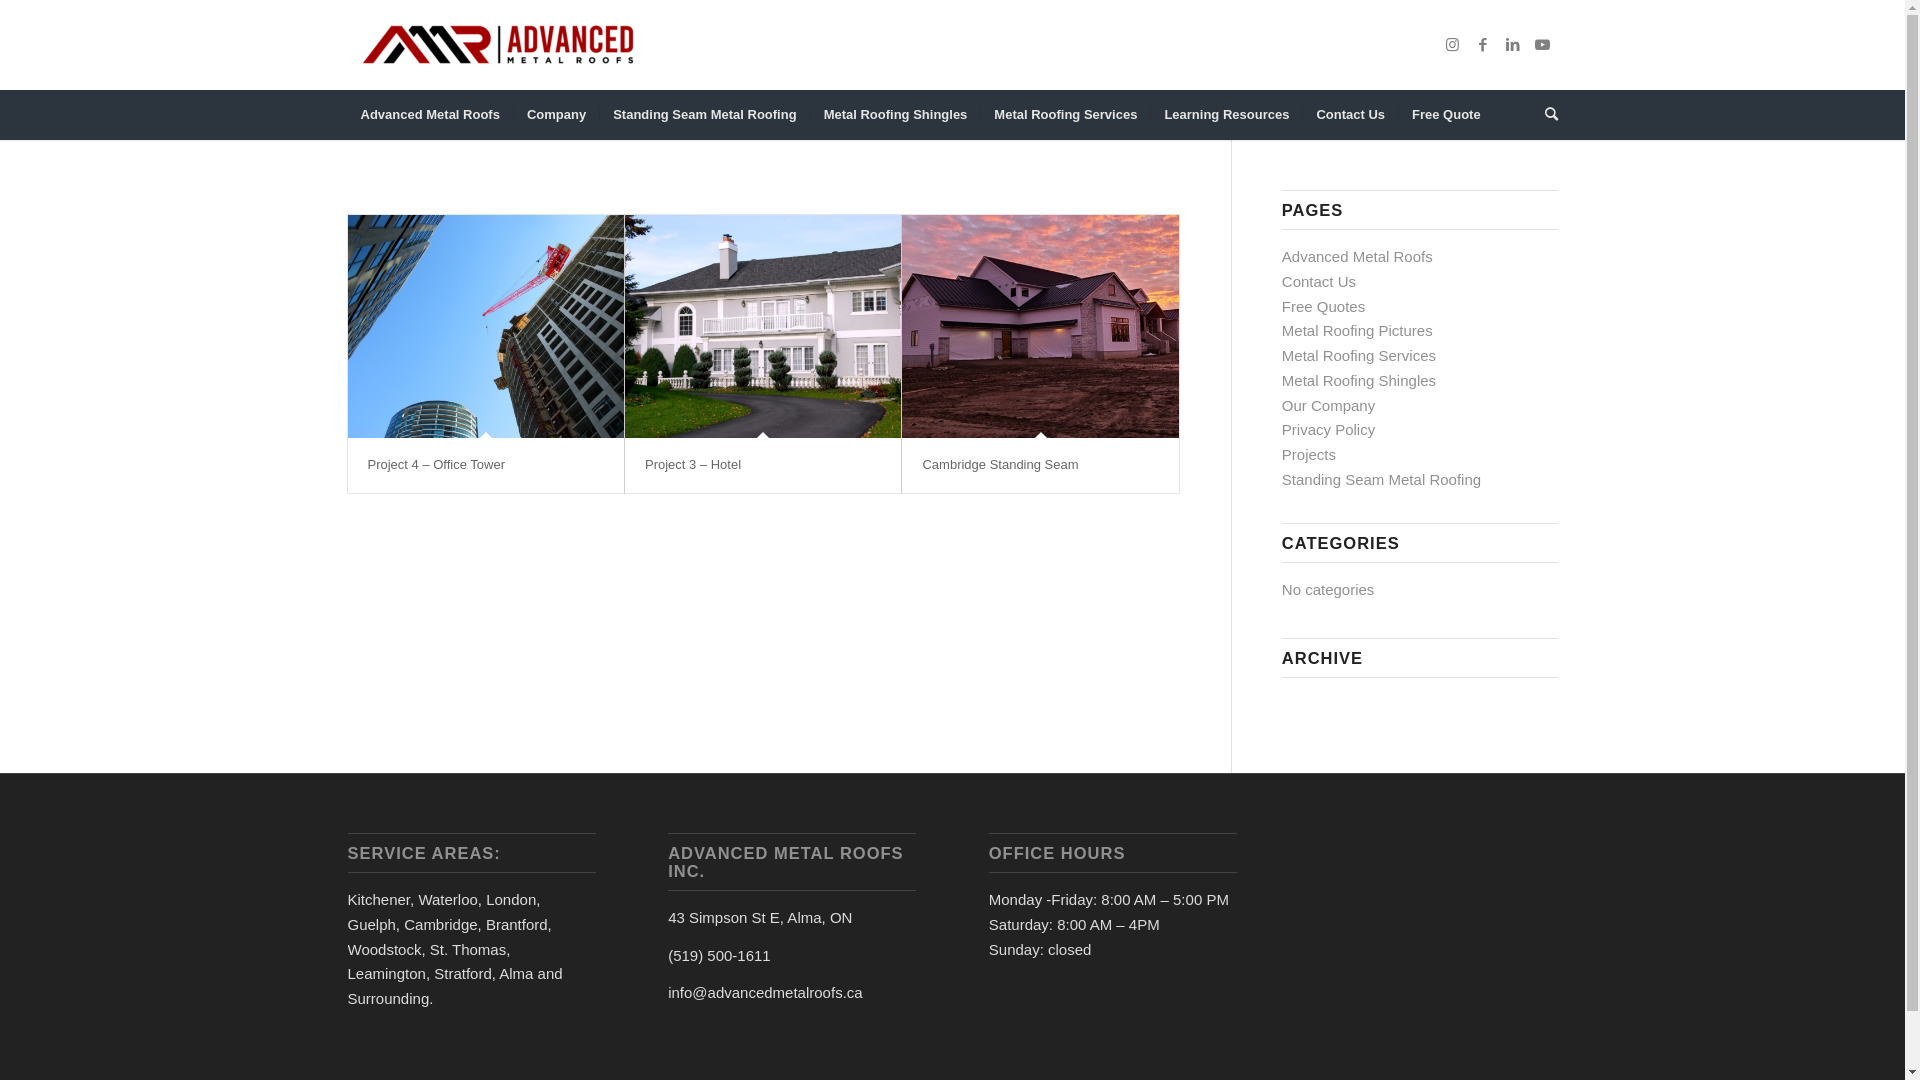 The image size is (1920, 1080). I want to click on 'Projects', so click(1281, 454).